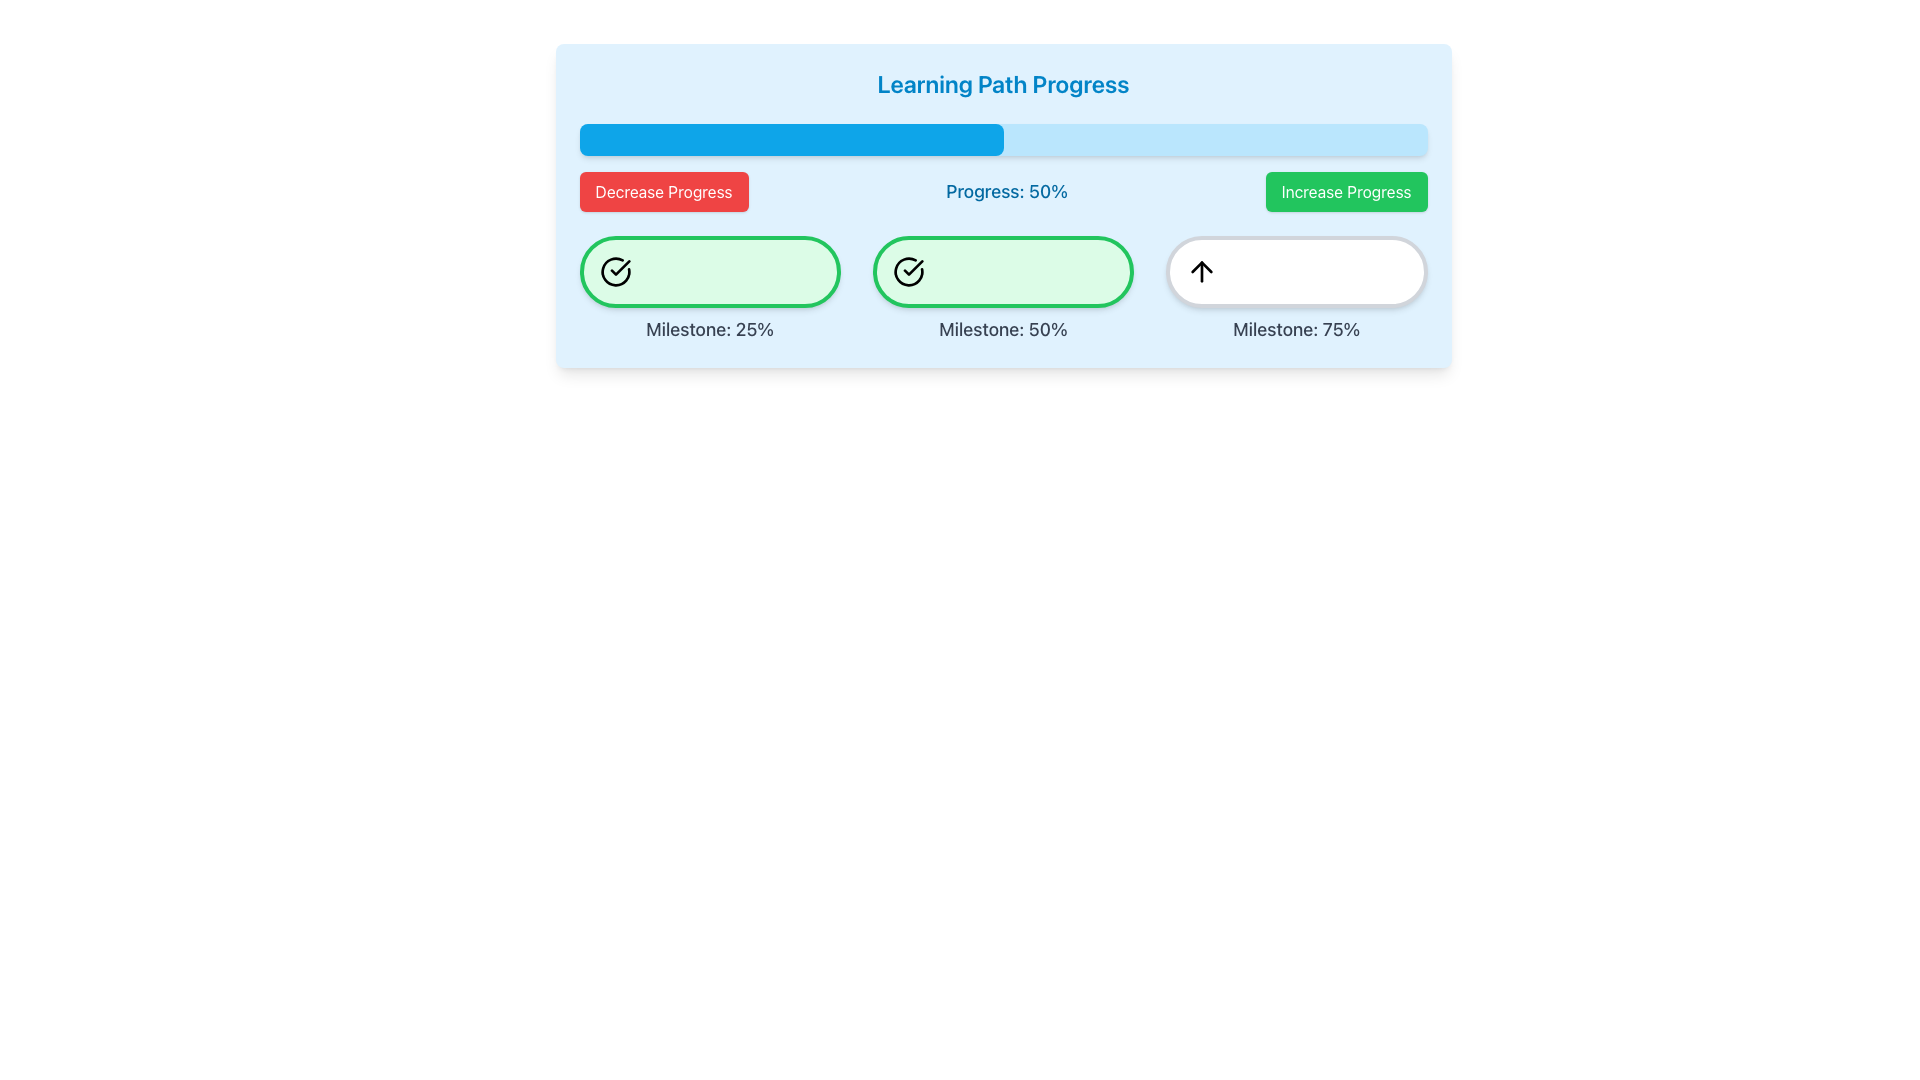 This screenshot has width=1920, height=1080. I want to click on the static text label displaying 'Milestone: 25%' which is styled with a large gray font and positioned below a green button with a check icon, so click(710, 329).